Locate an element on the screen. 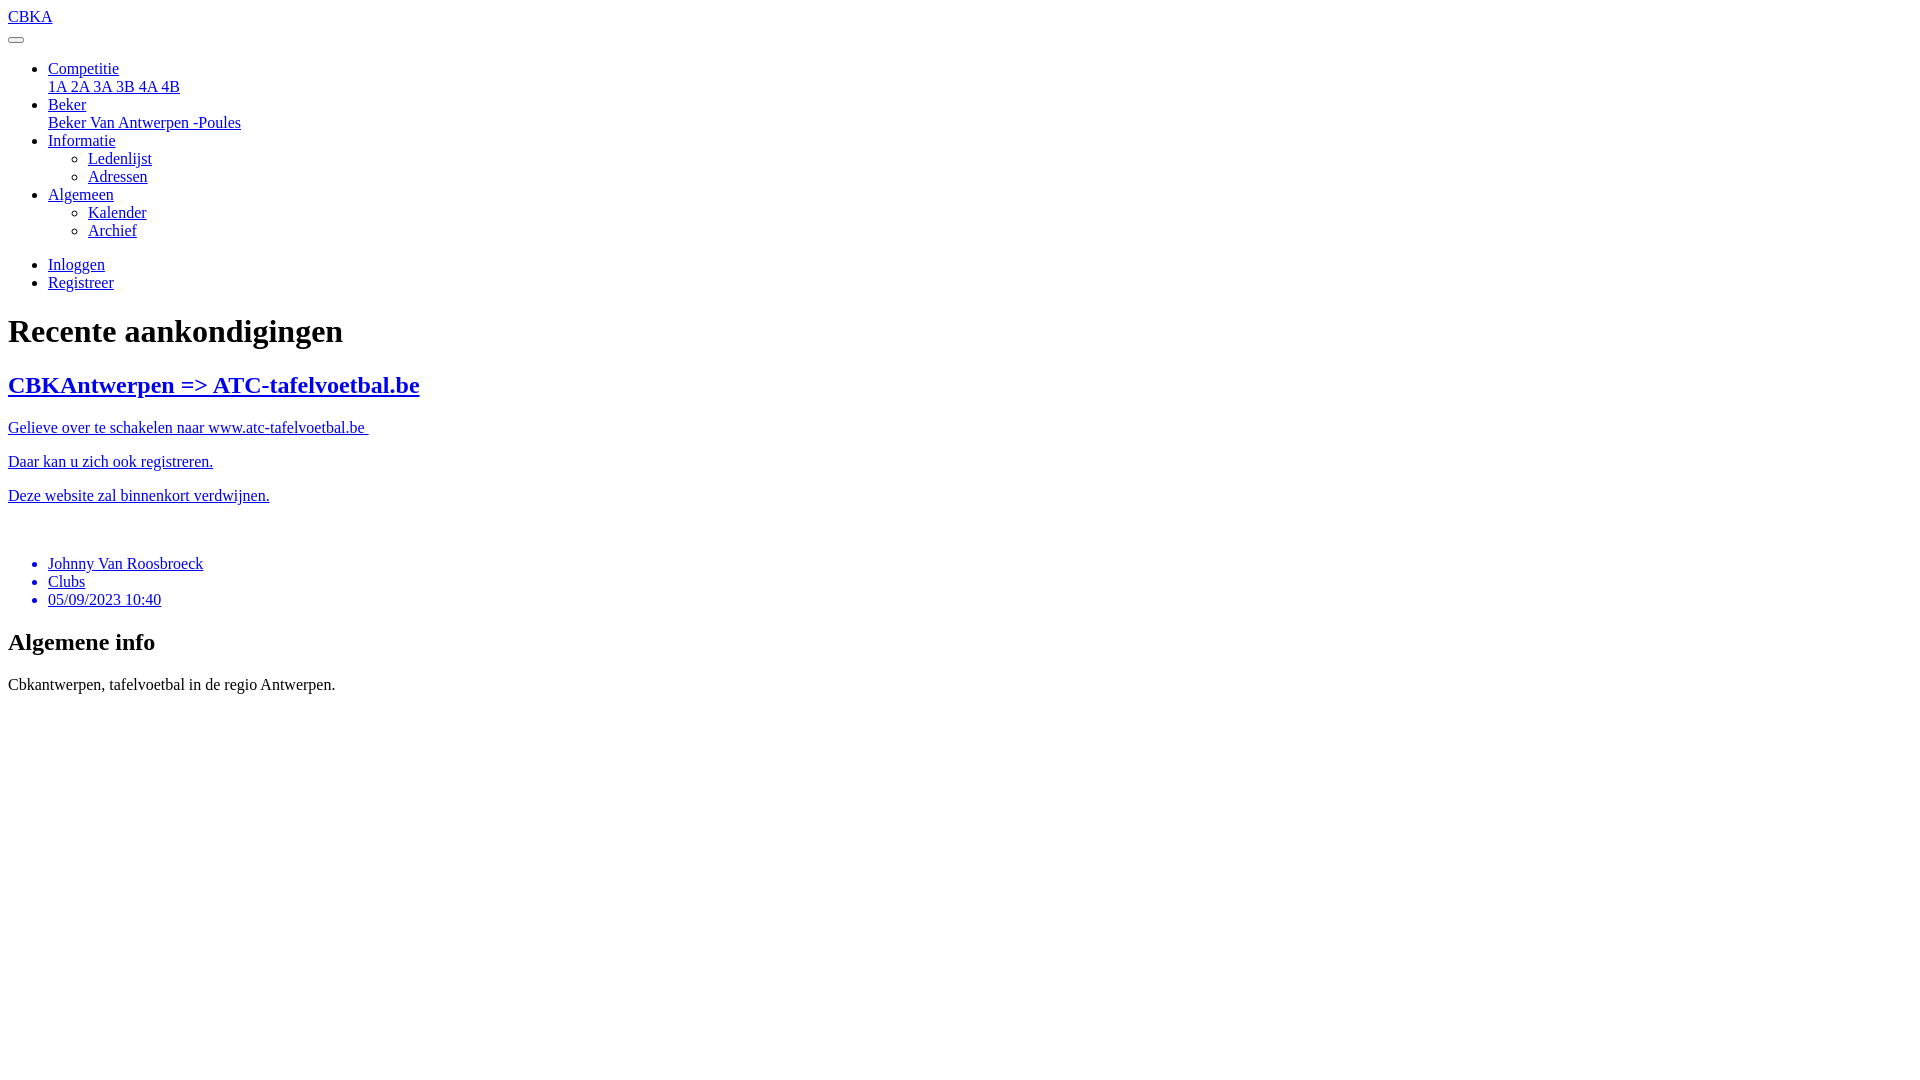 This screenshot has height=1080, width=1920. 'Adressen' is located at coordinates (117, 175).